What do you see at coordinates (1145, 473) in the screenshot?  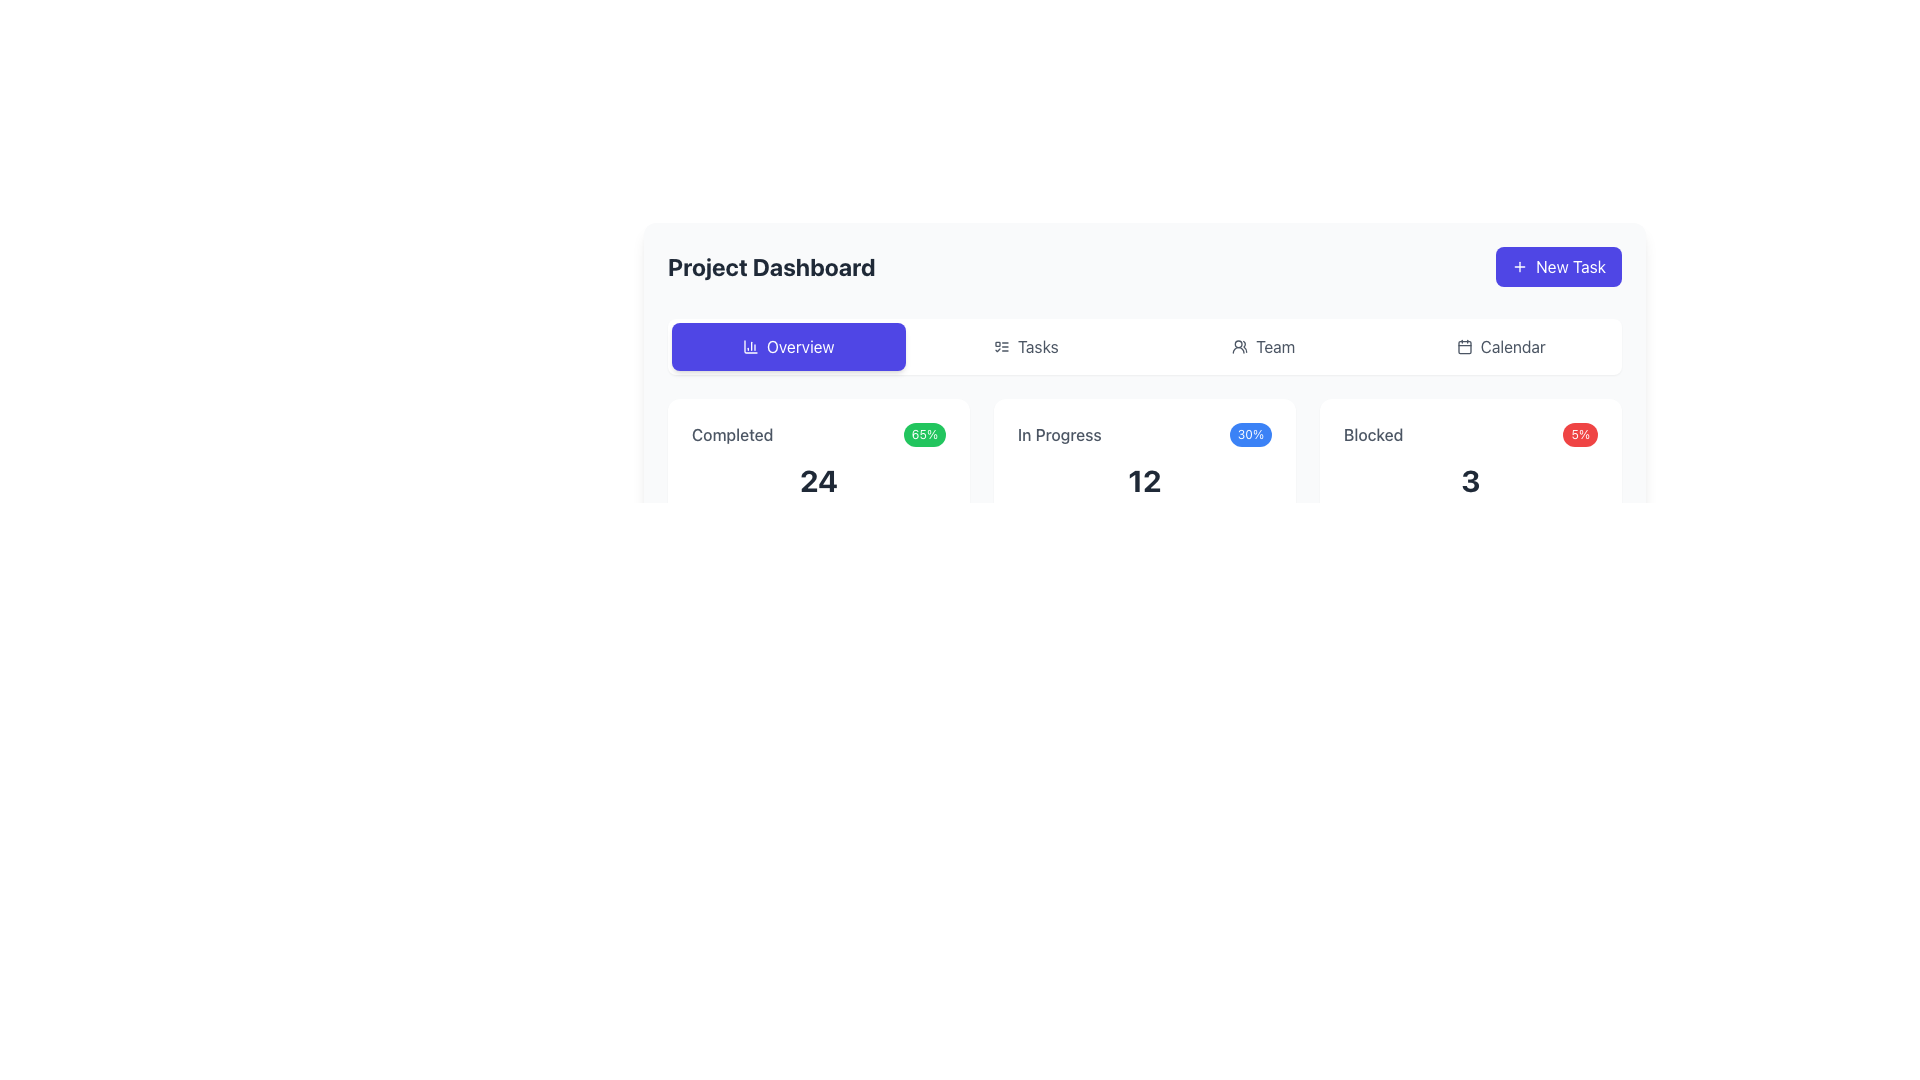 I see `displayed information from the card with a white background, rounded corners, and a shadow effect, which shows 'In Progress', '30%', and a bold '12'` at bounding box center [1145, 473].